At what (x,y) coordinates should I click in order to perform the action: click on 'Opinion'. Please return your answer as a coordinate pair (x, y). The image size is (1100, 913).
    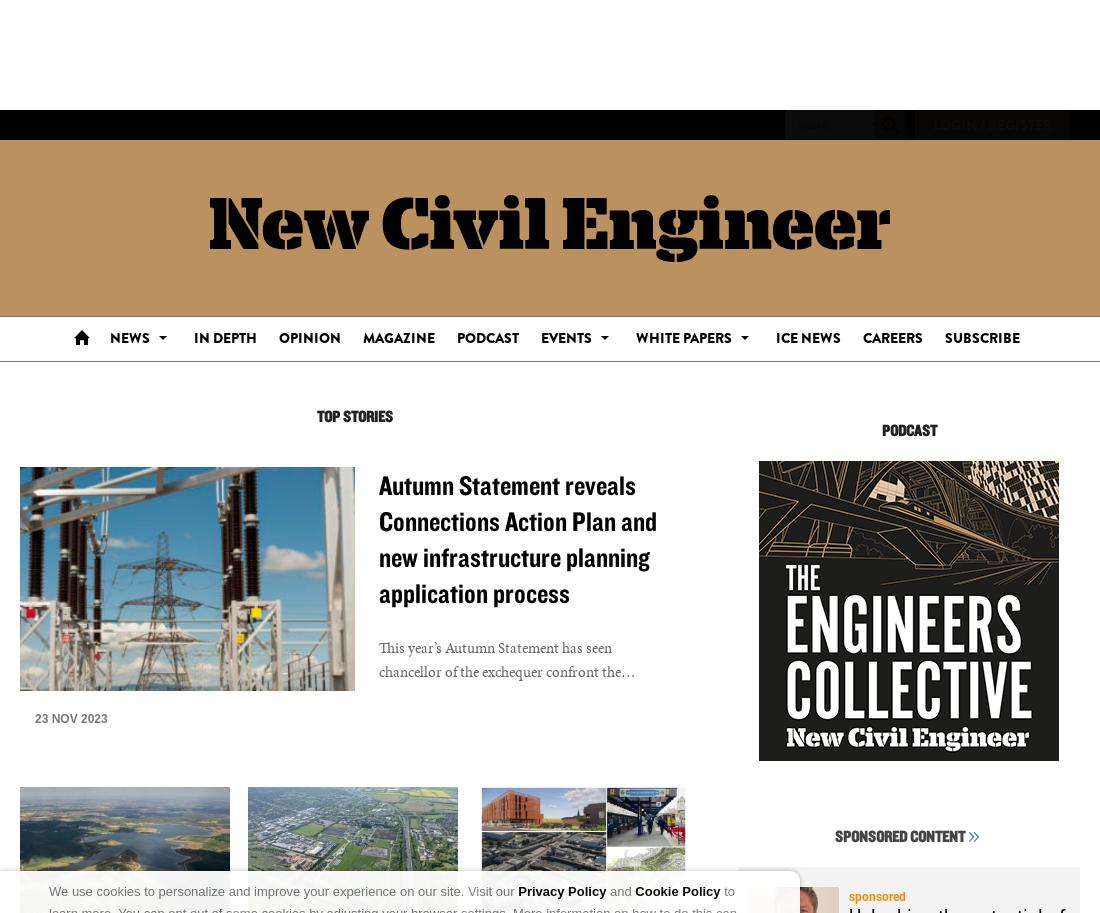
    Looking at the image, I should click on (308, 337).